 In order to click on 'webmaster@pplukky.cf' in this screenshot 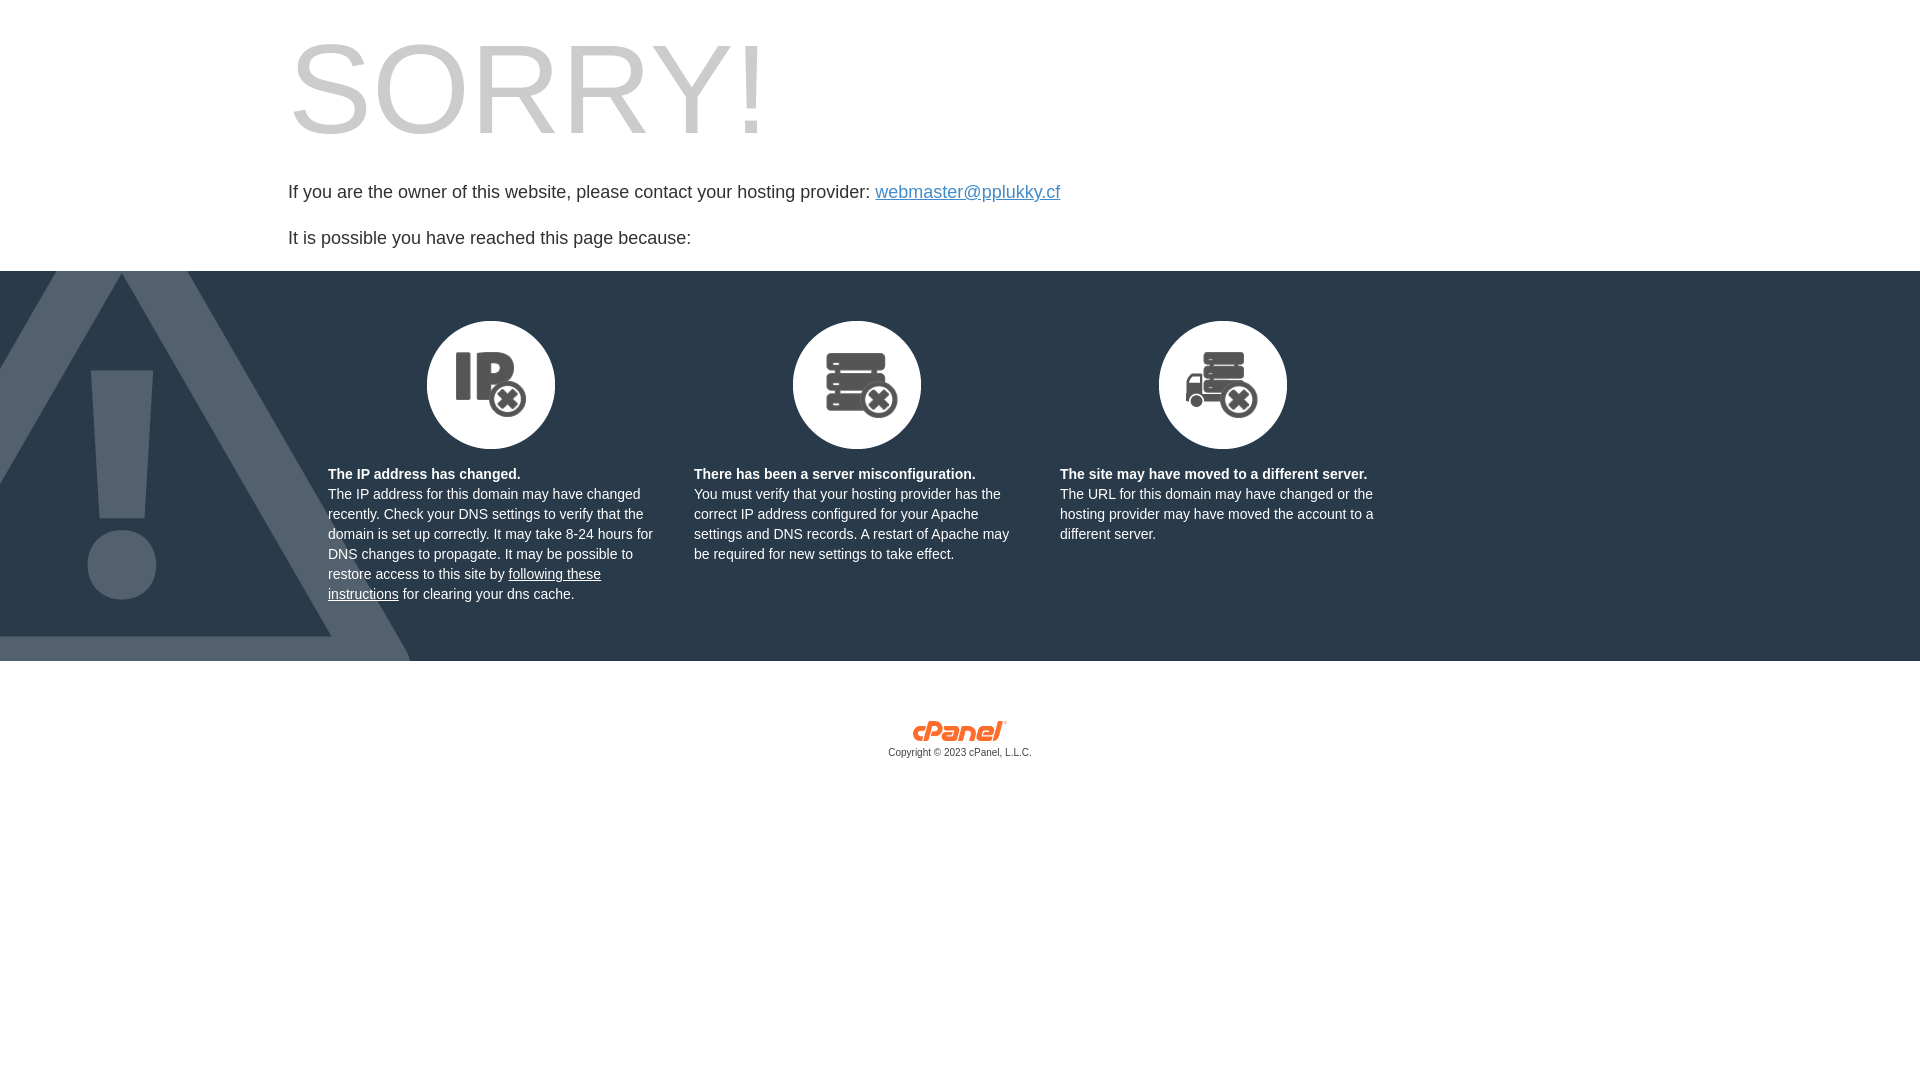, I will do `click(967, 192)`.